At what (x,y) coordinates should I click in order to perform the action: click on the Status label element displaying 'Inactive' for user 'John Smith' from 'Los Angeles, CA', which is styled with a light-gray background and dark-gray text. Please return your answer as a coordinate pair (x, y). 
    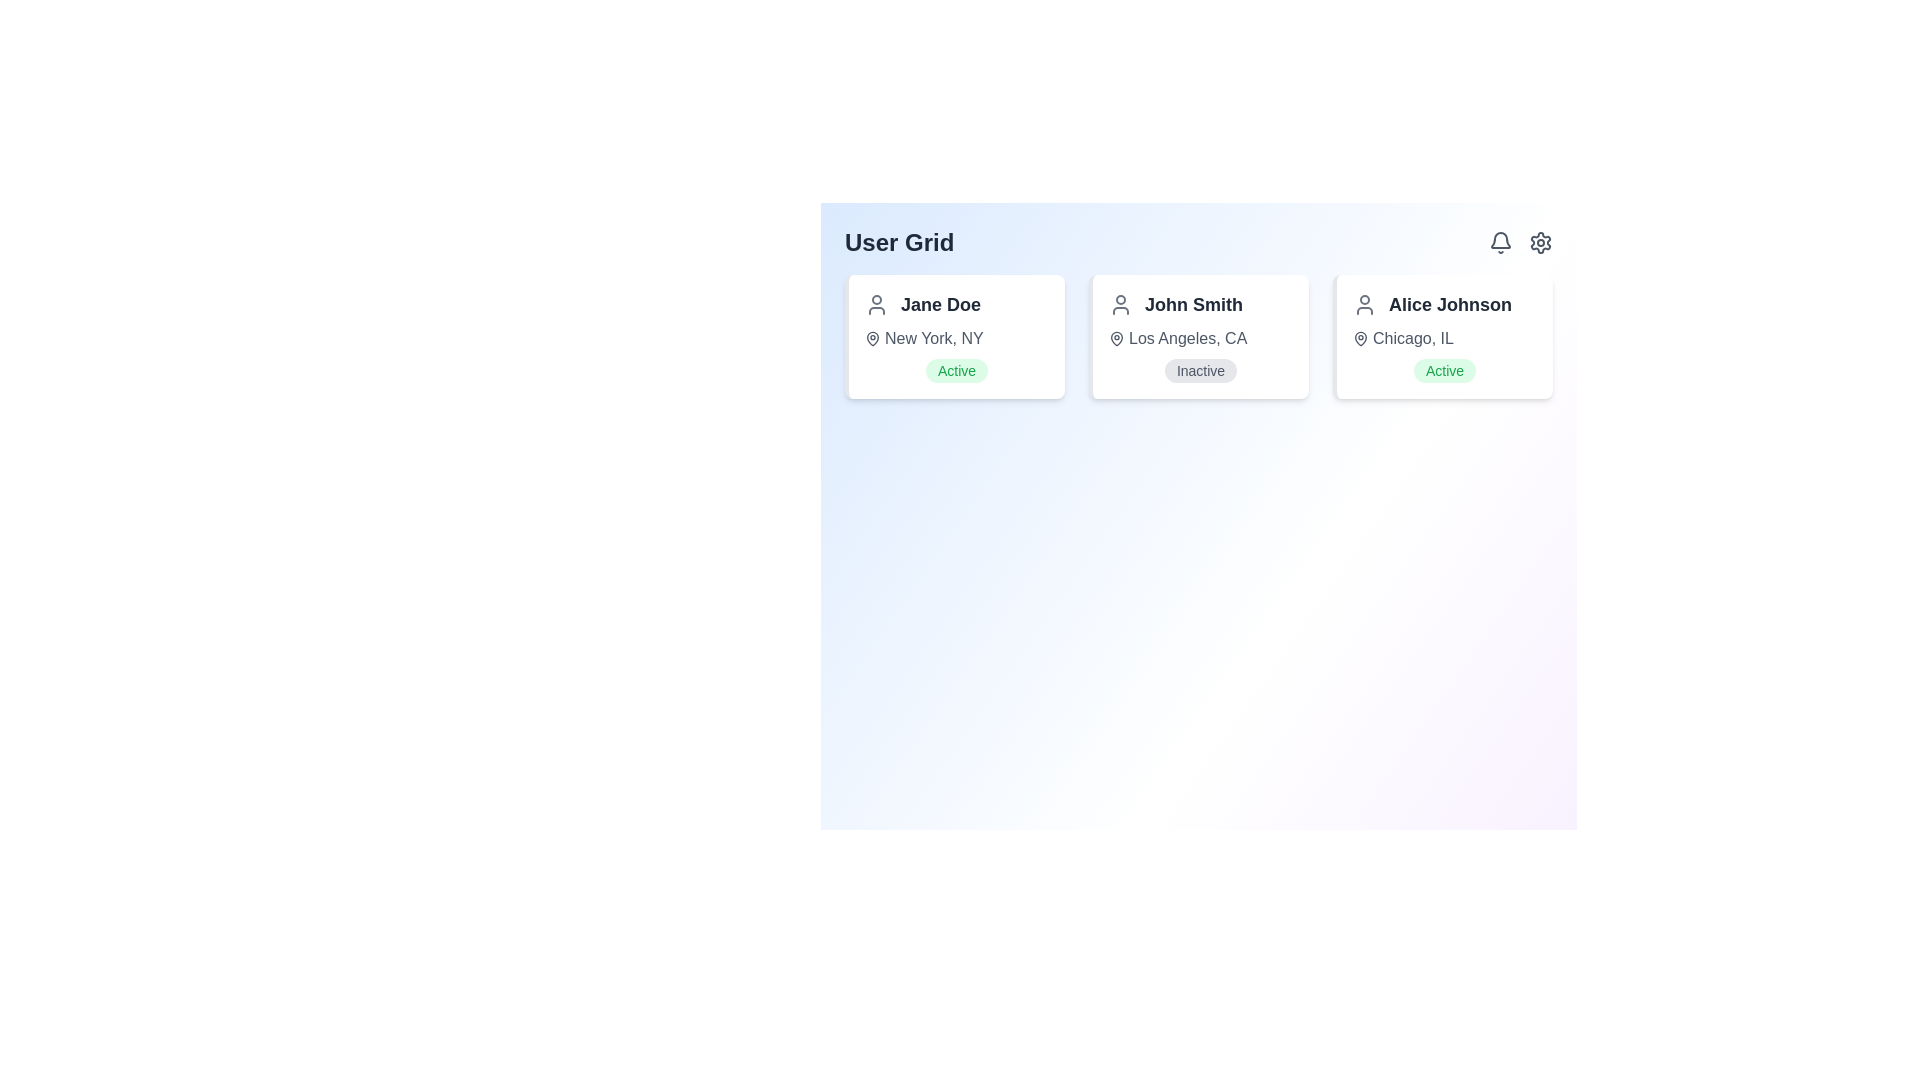
    Looking at the image, I should click on (1200, 370).